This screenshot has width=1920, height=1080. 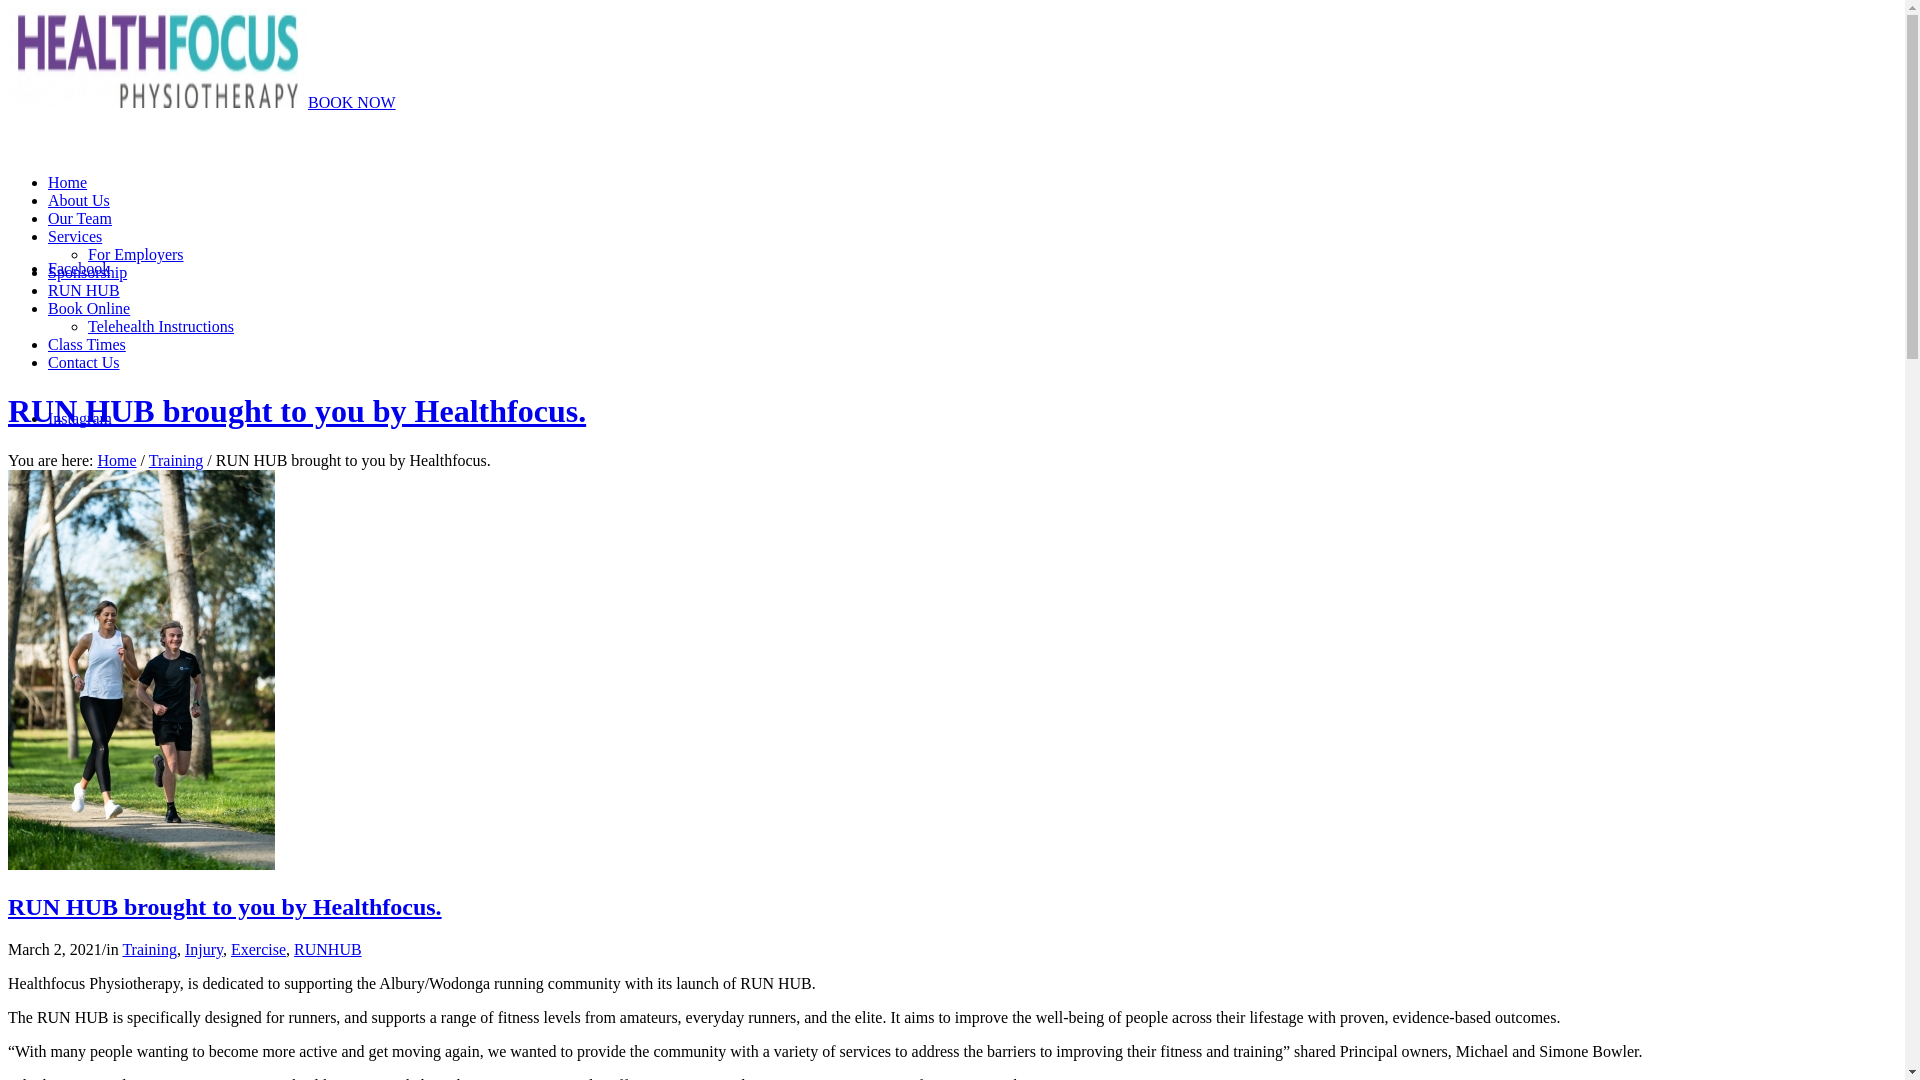 What do you see at coordinates (82, 362) in the screenshot?
I see `'Contact Us'` at bounding box center [82, 362].